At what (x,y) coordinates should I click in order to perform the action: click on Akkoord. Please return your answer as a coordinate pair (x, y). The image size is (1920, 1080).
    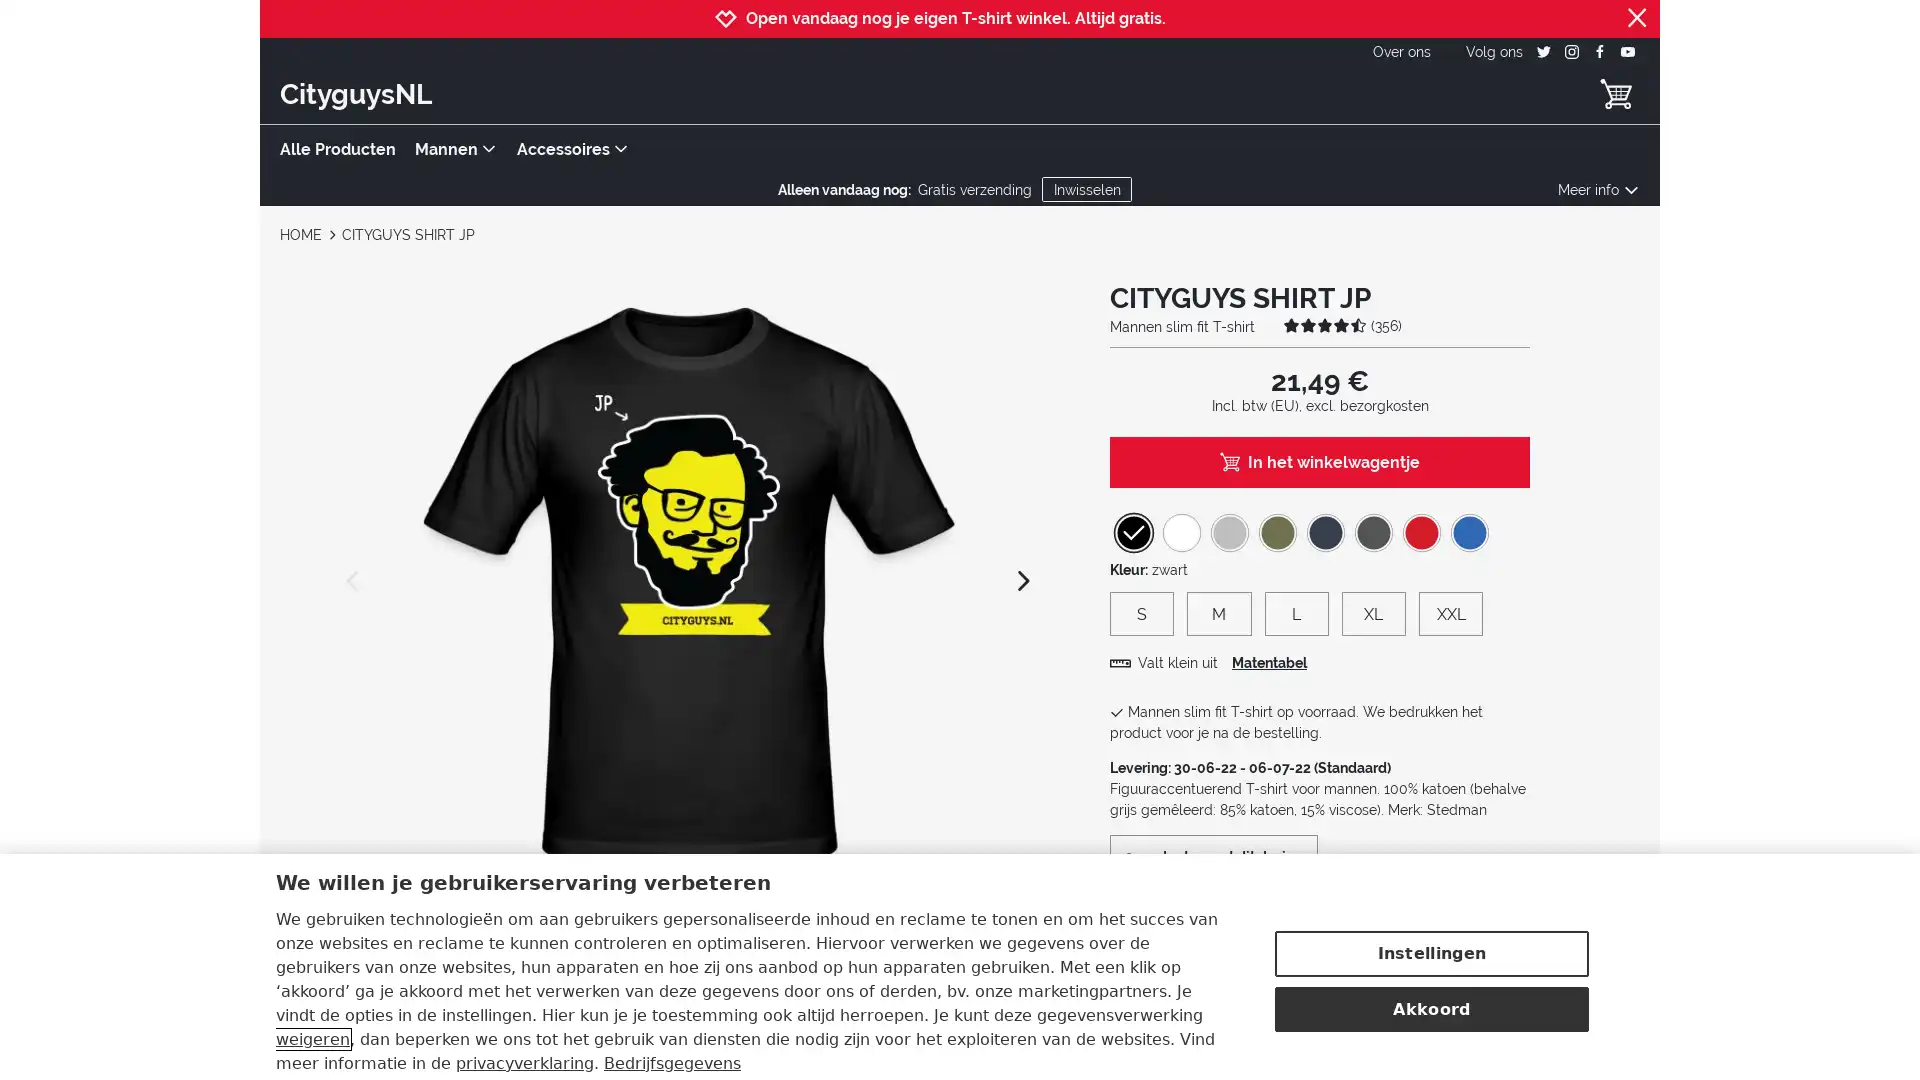
    Looking at the image, I should click on (1430, 963).